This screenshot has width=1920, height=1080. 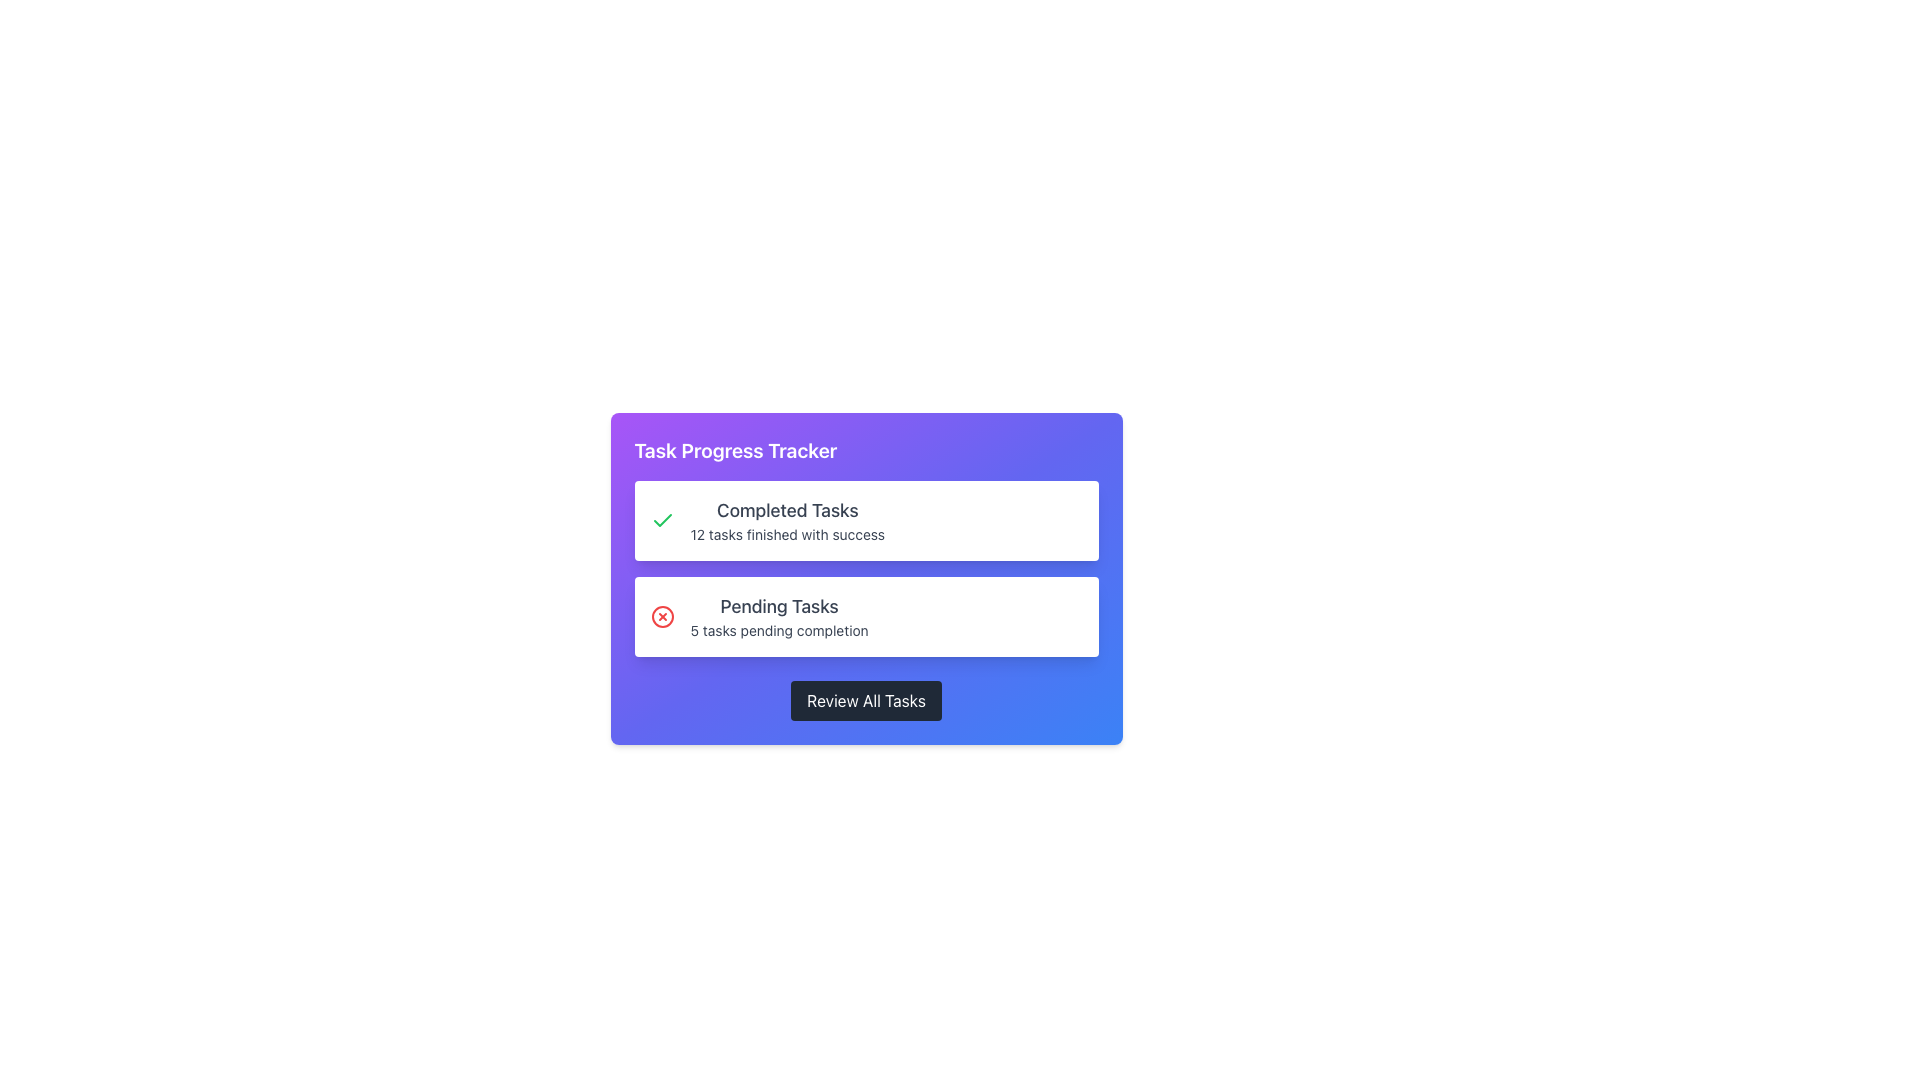 I want to click on the red circular icon with an 'X' inside, located within the 'Pending Tasks' card, to the left of the text 'Pending Tasks', so click(x=662, y=616).